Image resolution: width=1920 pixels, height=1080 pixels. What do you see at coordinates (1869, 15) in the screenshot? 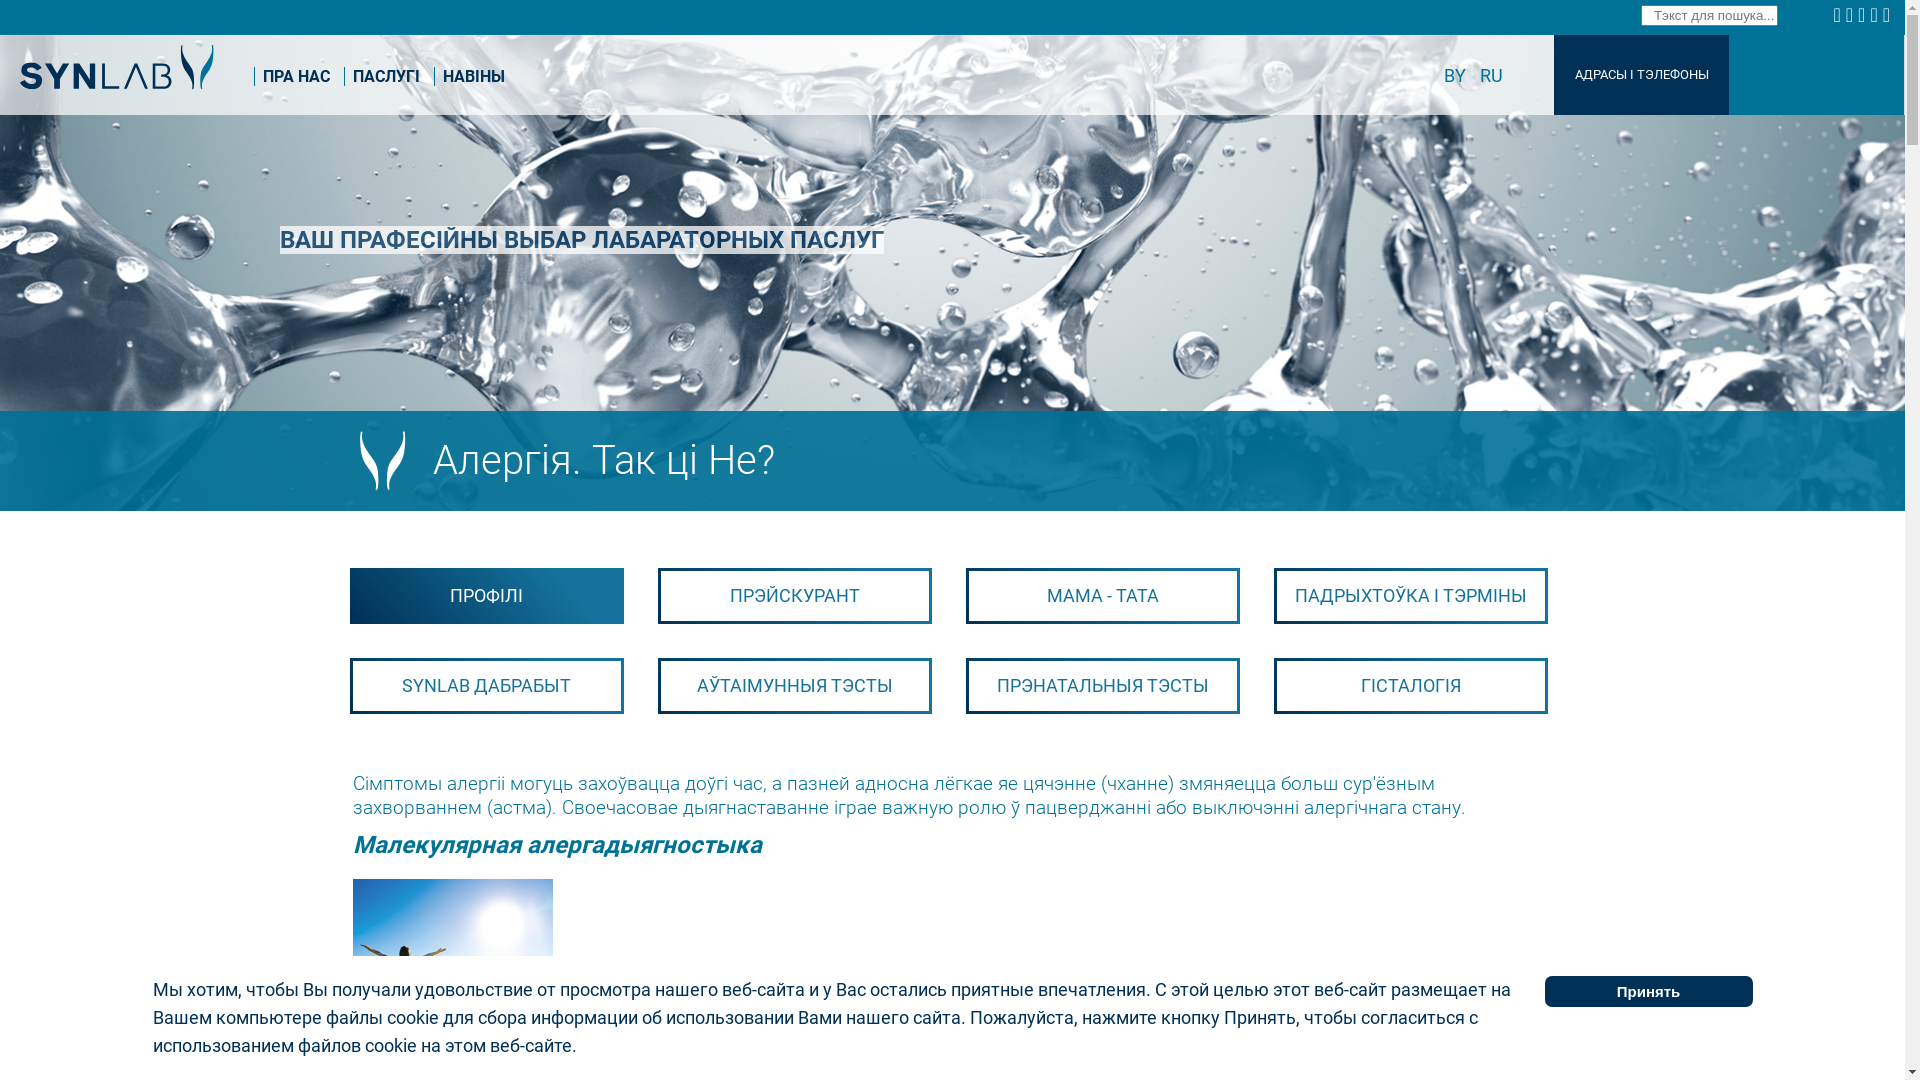
I see `'OK'` at bounding box center [1869, 15].